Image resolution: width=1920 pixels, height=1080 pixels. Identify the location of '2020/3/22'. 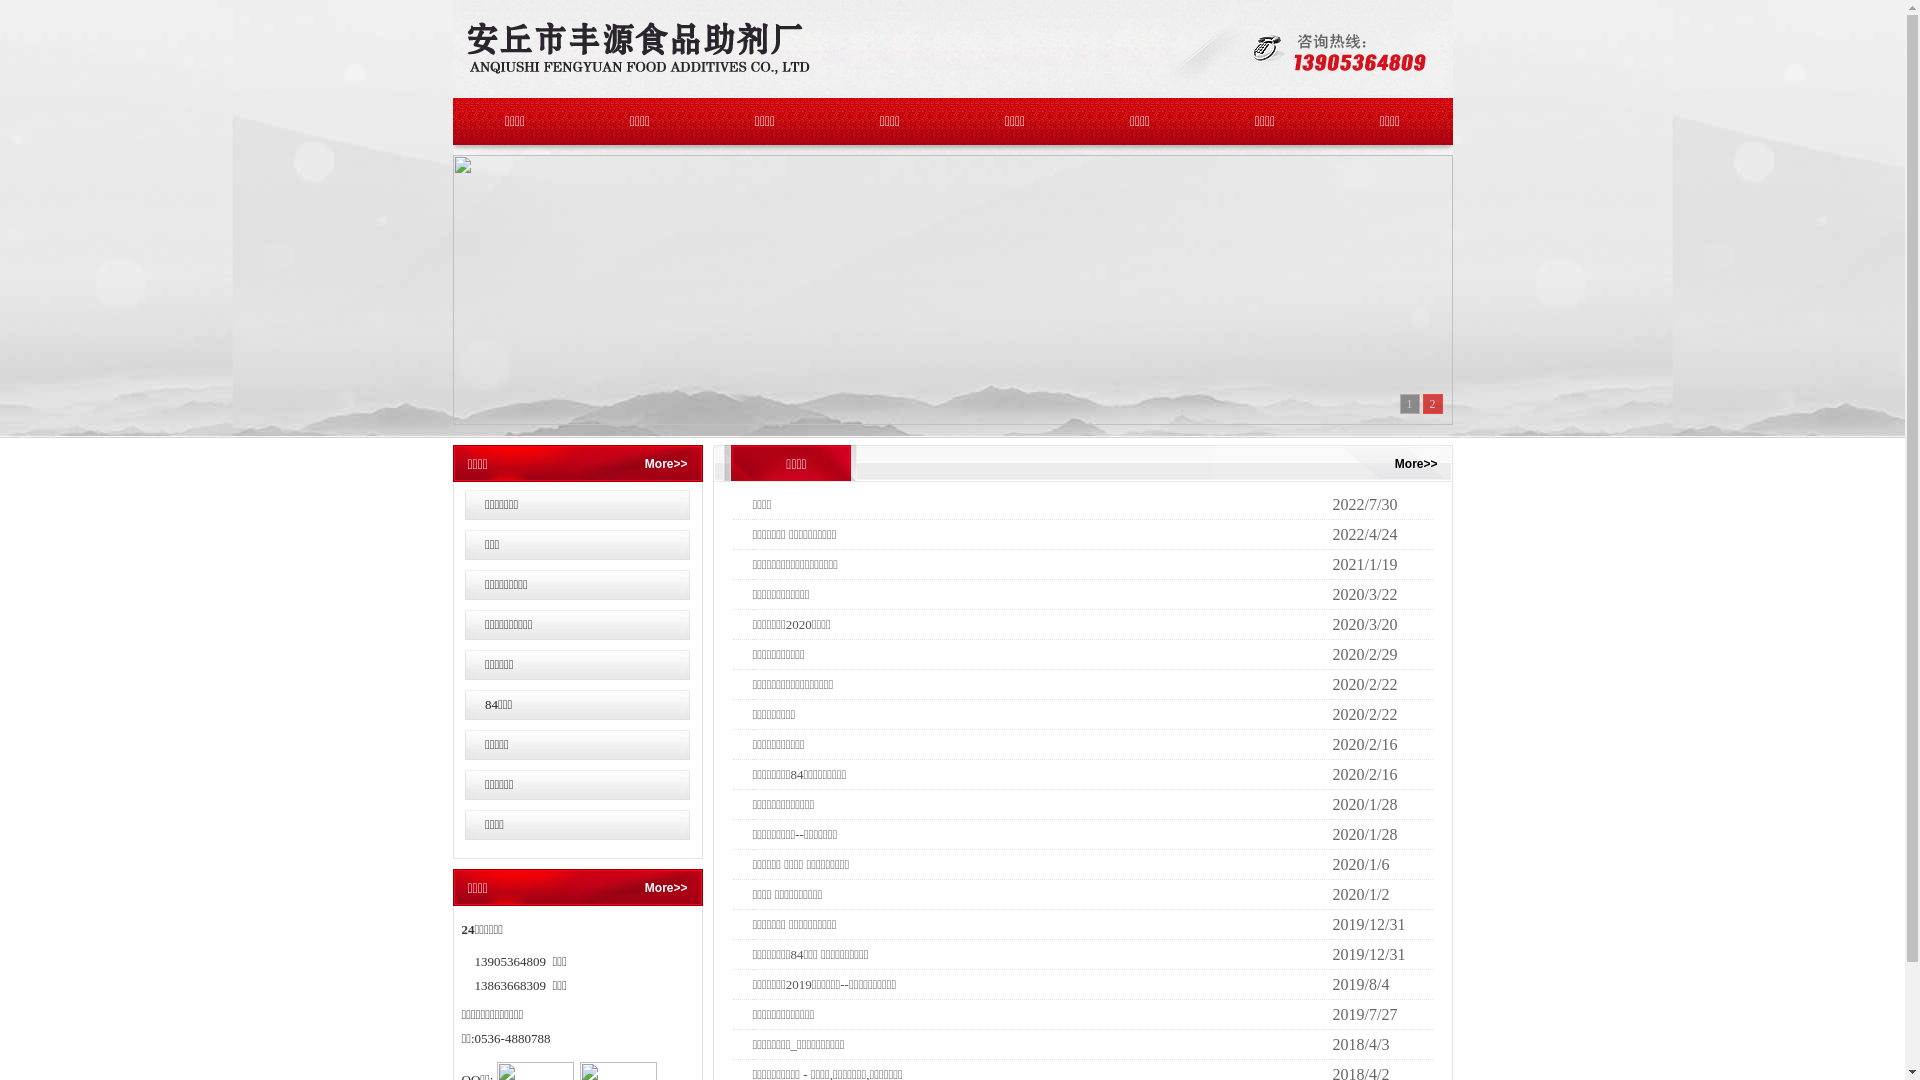
(1331, 593).